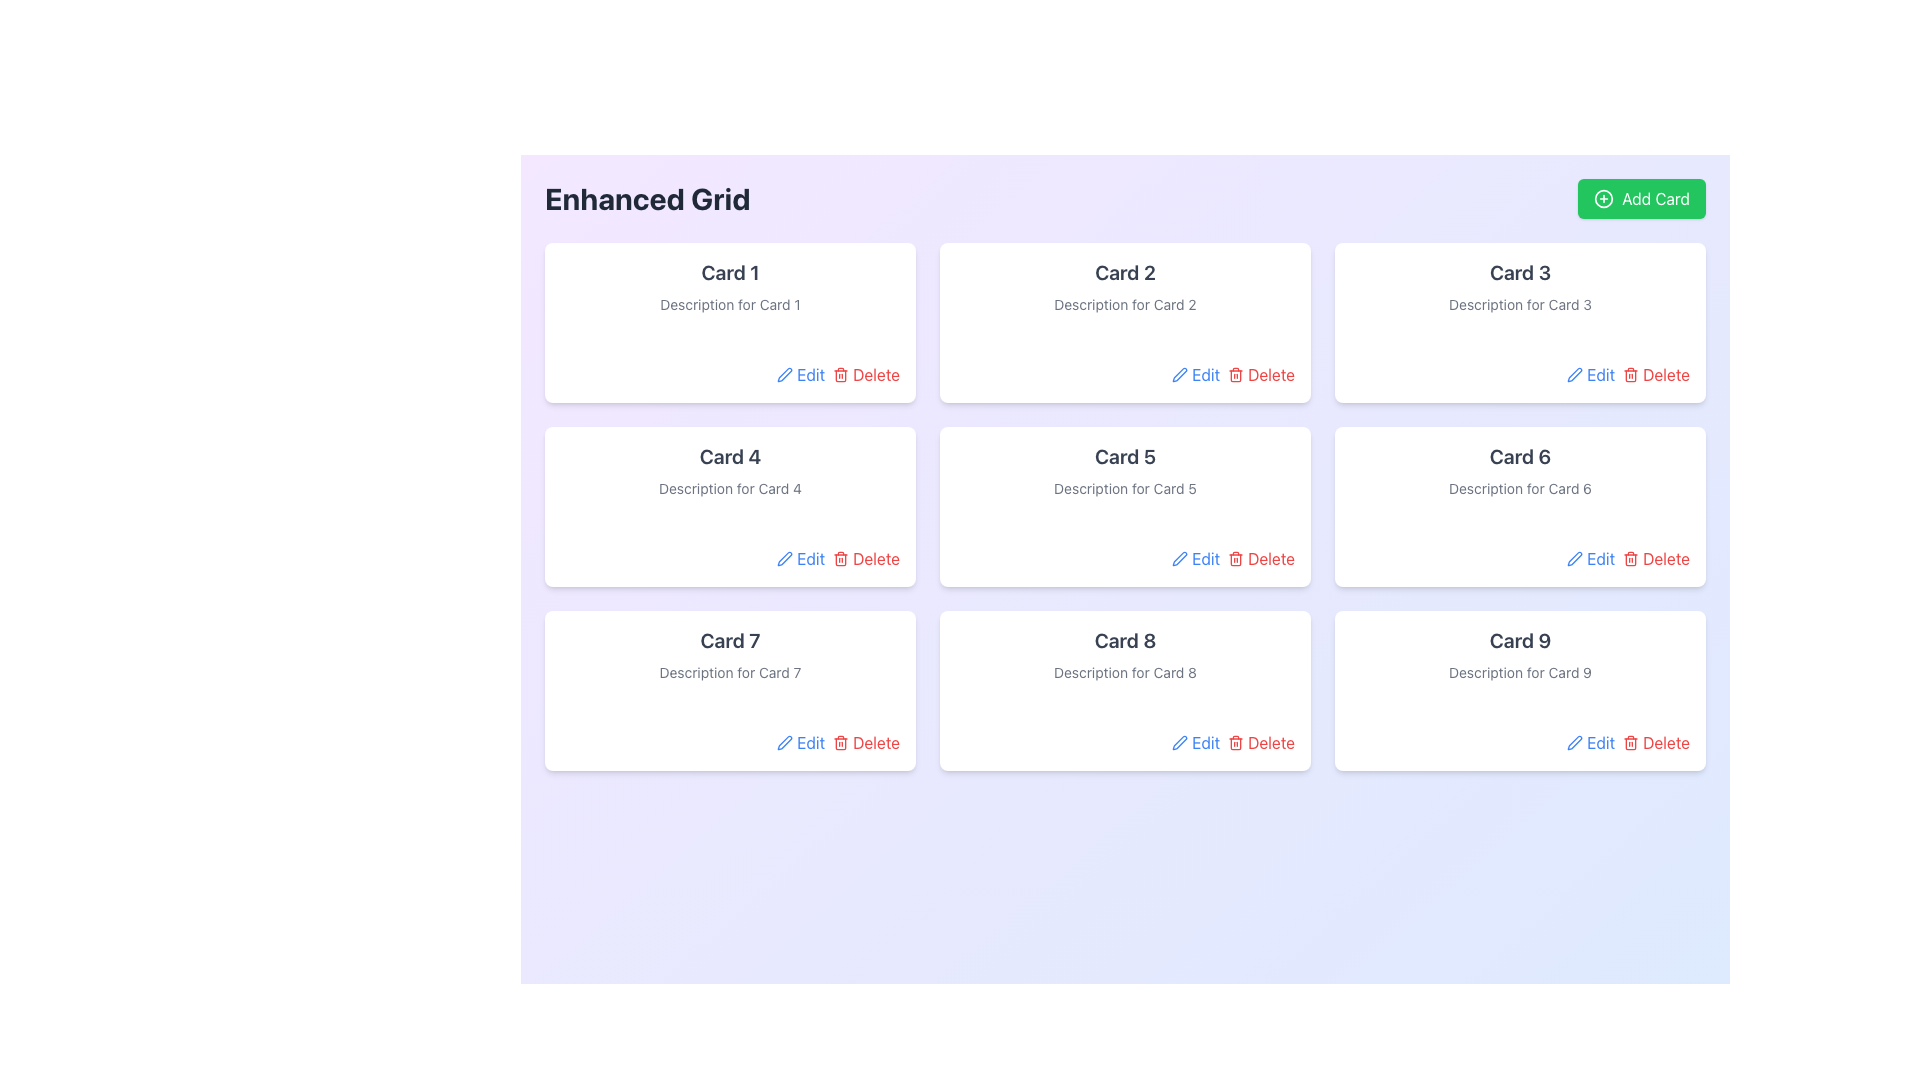 The height and width of the screenshot is (1080, 1920). I want to click on the pen icon SVG graphic located at the bottom-right corner of 'Card 7' to indicate interactivity, so click(784, 743).